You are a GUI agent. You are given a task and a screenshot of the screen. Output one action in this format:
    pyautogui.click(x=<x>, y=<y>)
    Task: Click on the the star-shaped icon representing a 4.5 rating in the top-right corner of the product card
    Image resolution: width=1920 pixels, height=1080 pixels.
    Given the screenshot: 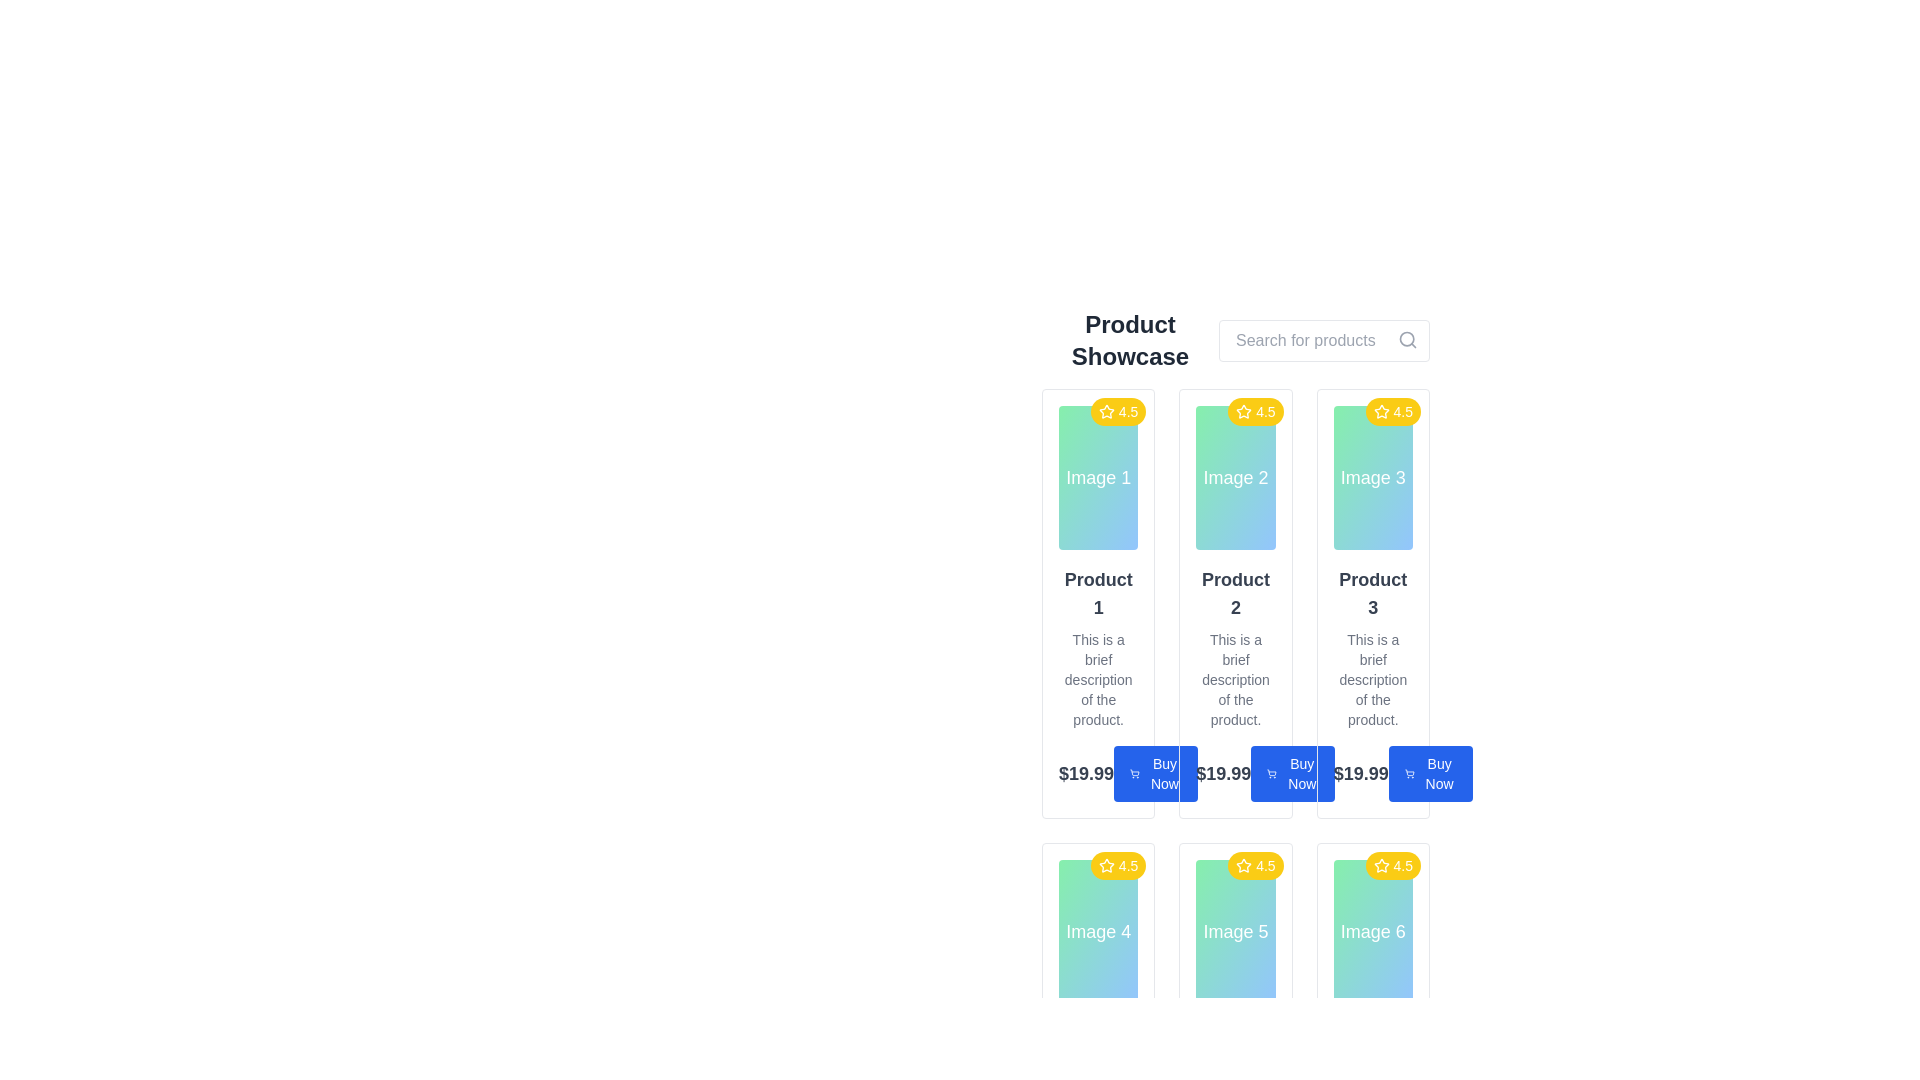 What is the action you would take?
    pyautogui.click(x=1380, y=411)
    